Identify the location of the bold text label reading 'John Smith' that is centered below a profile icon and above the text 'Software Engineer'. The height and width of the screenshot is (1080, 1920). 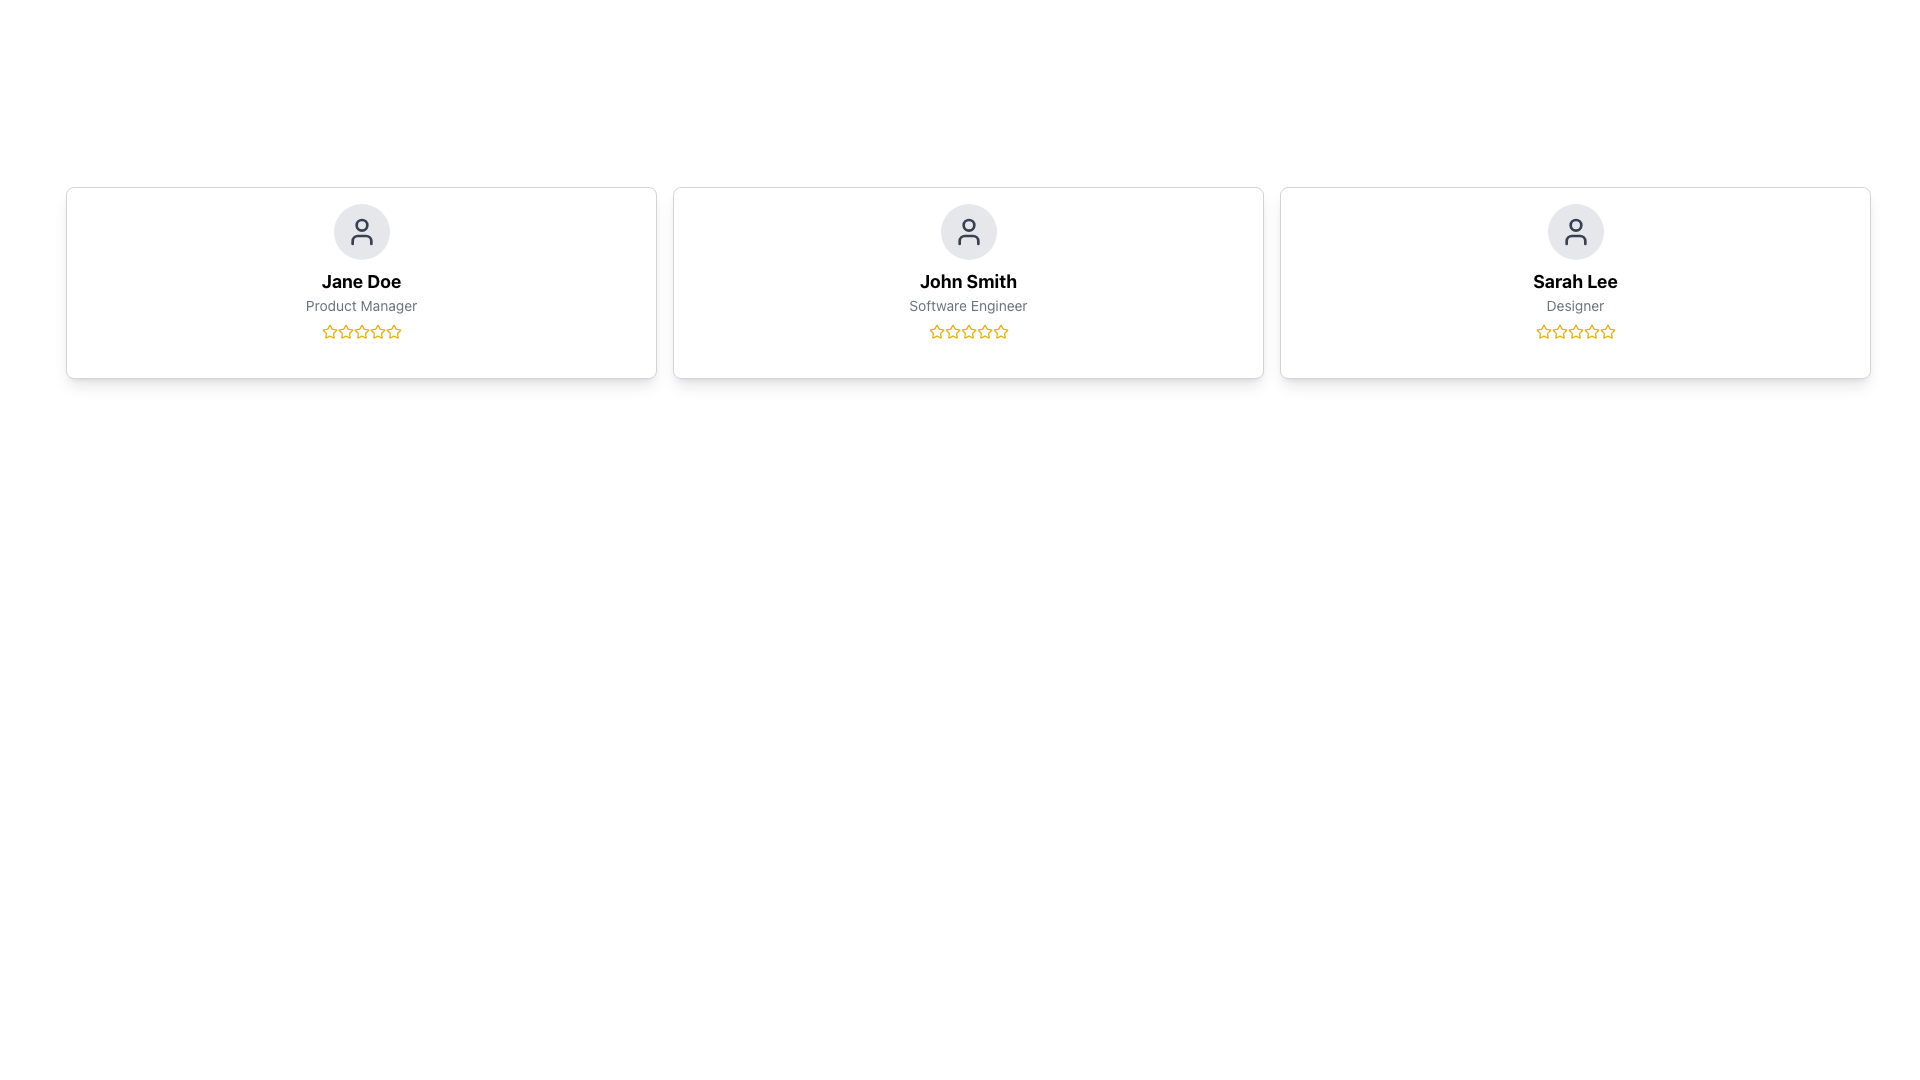
(968, 281).